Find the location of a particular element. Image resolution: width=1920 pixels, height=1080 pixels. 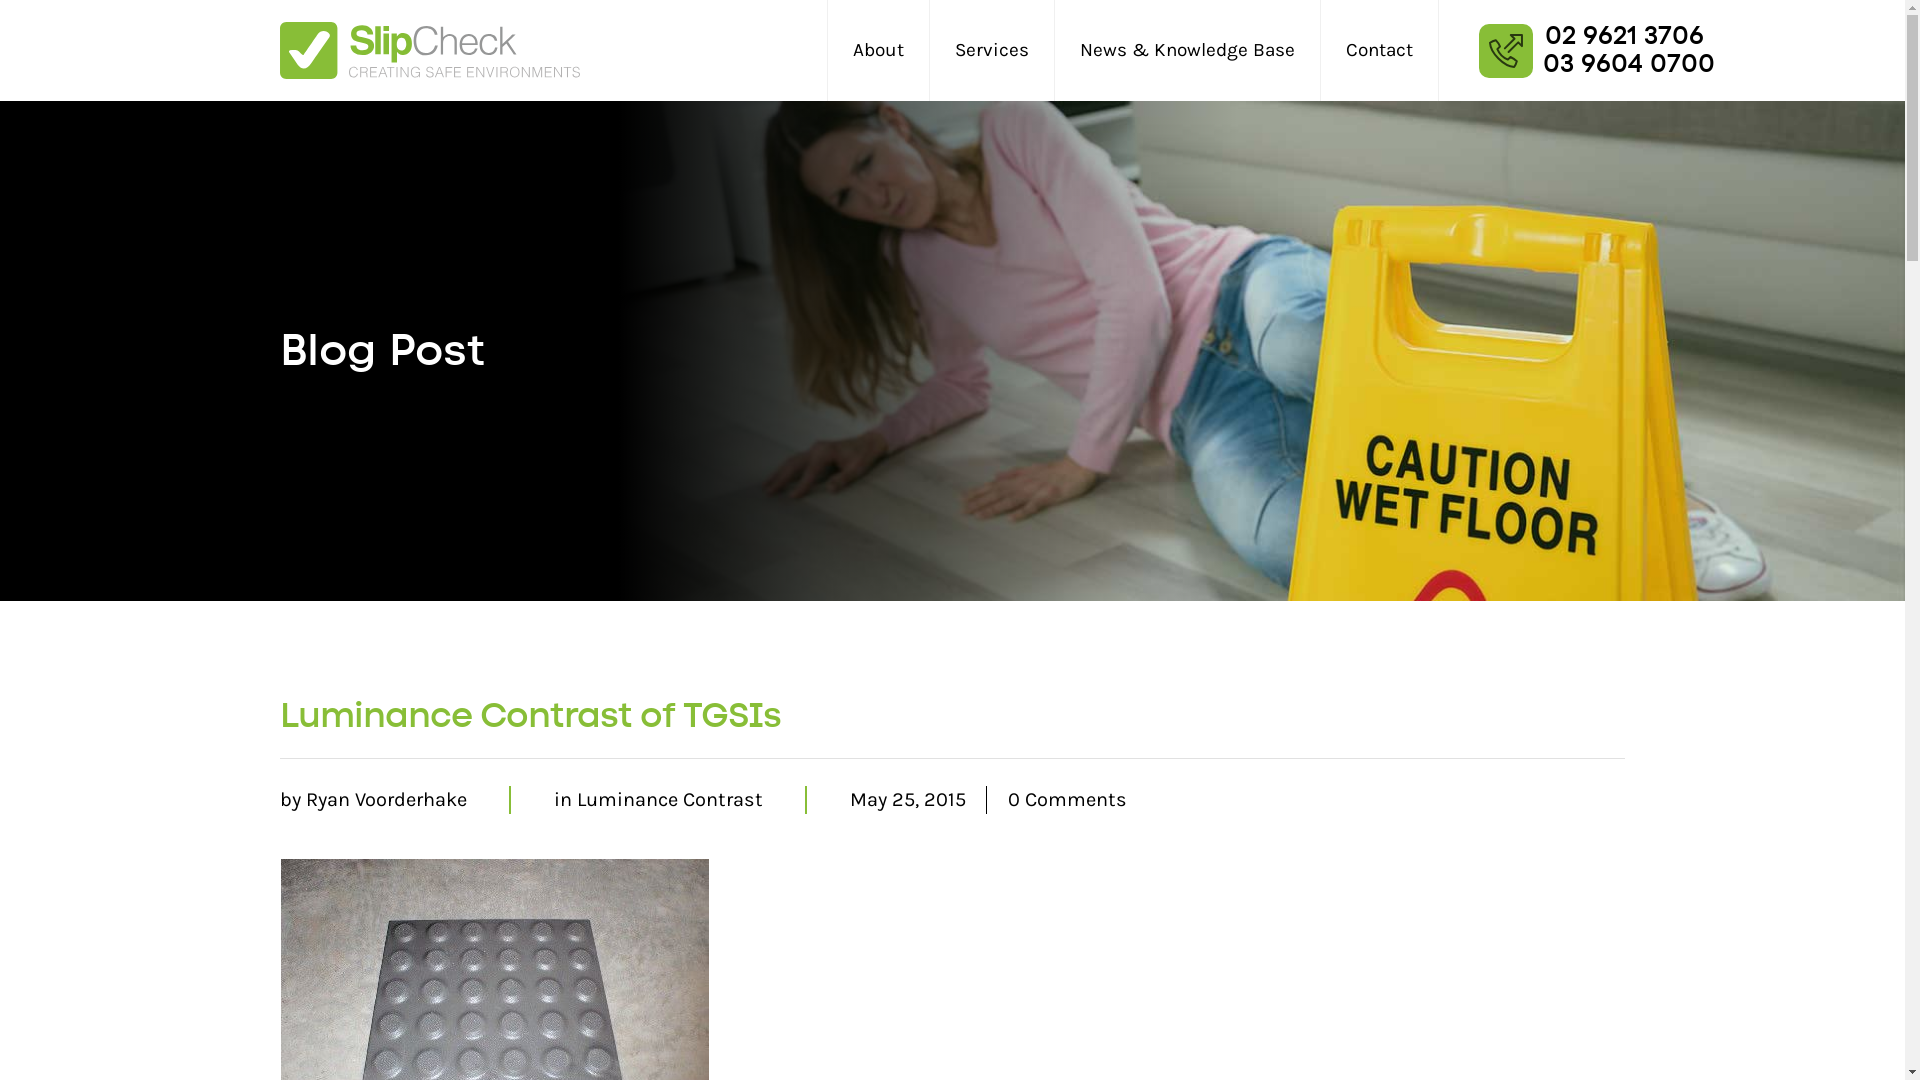

'by Ryan Voorderhake' is located at coordinates (373, 799).